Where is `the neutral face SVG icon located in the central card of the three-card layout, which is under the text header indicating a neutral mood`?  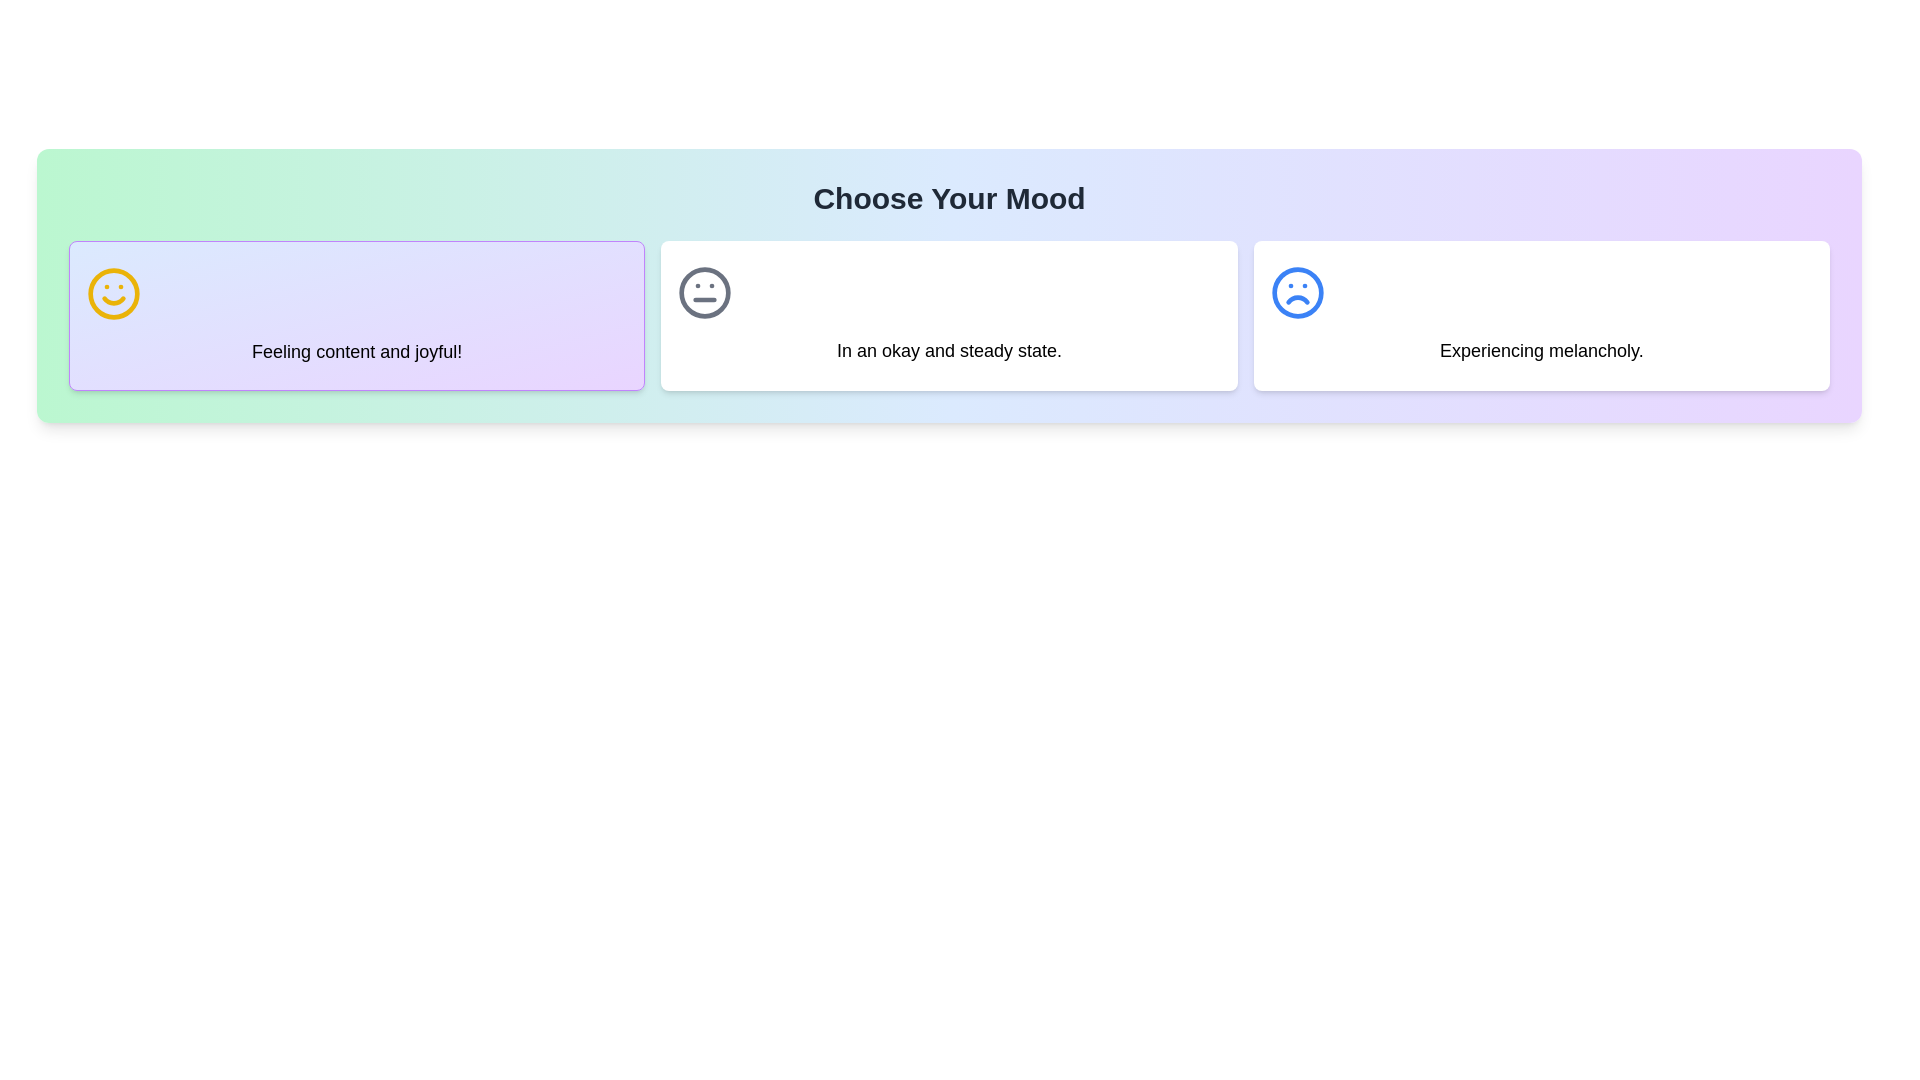
the neutral face SVG icon located in the central card of the three-card layout, which is under the text header indicating a neutral mood is located at coordinates (705, 293).